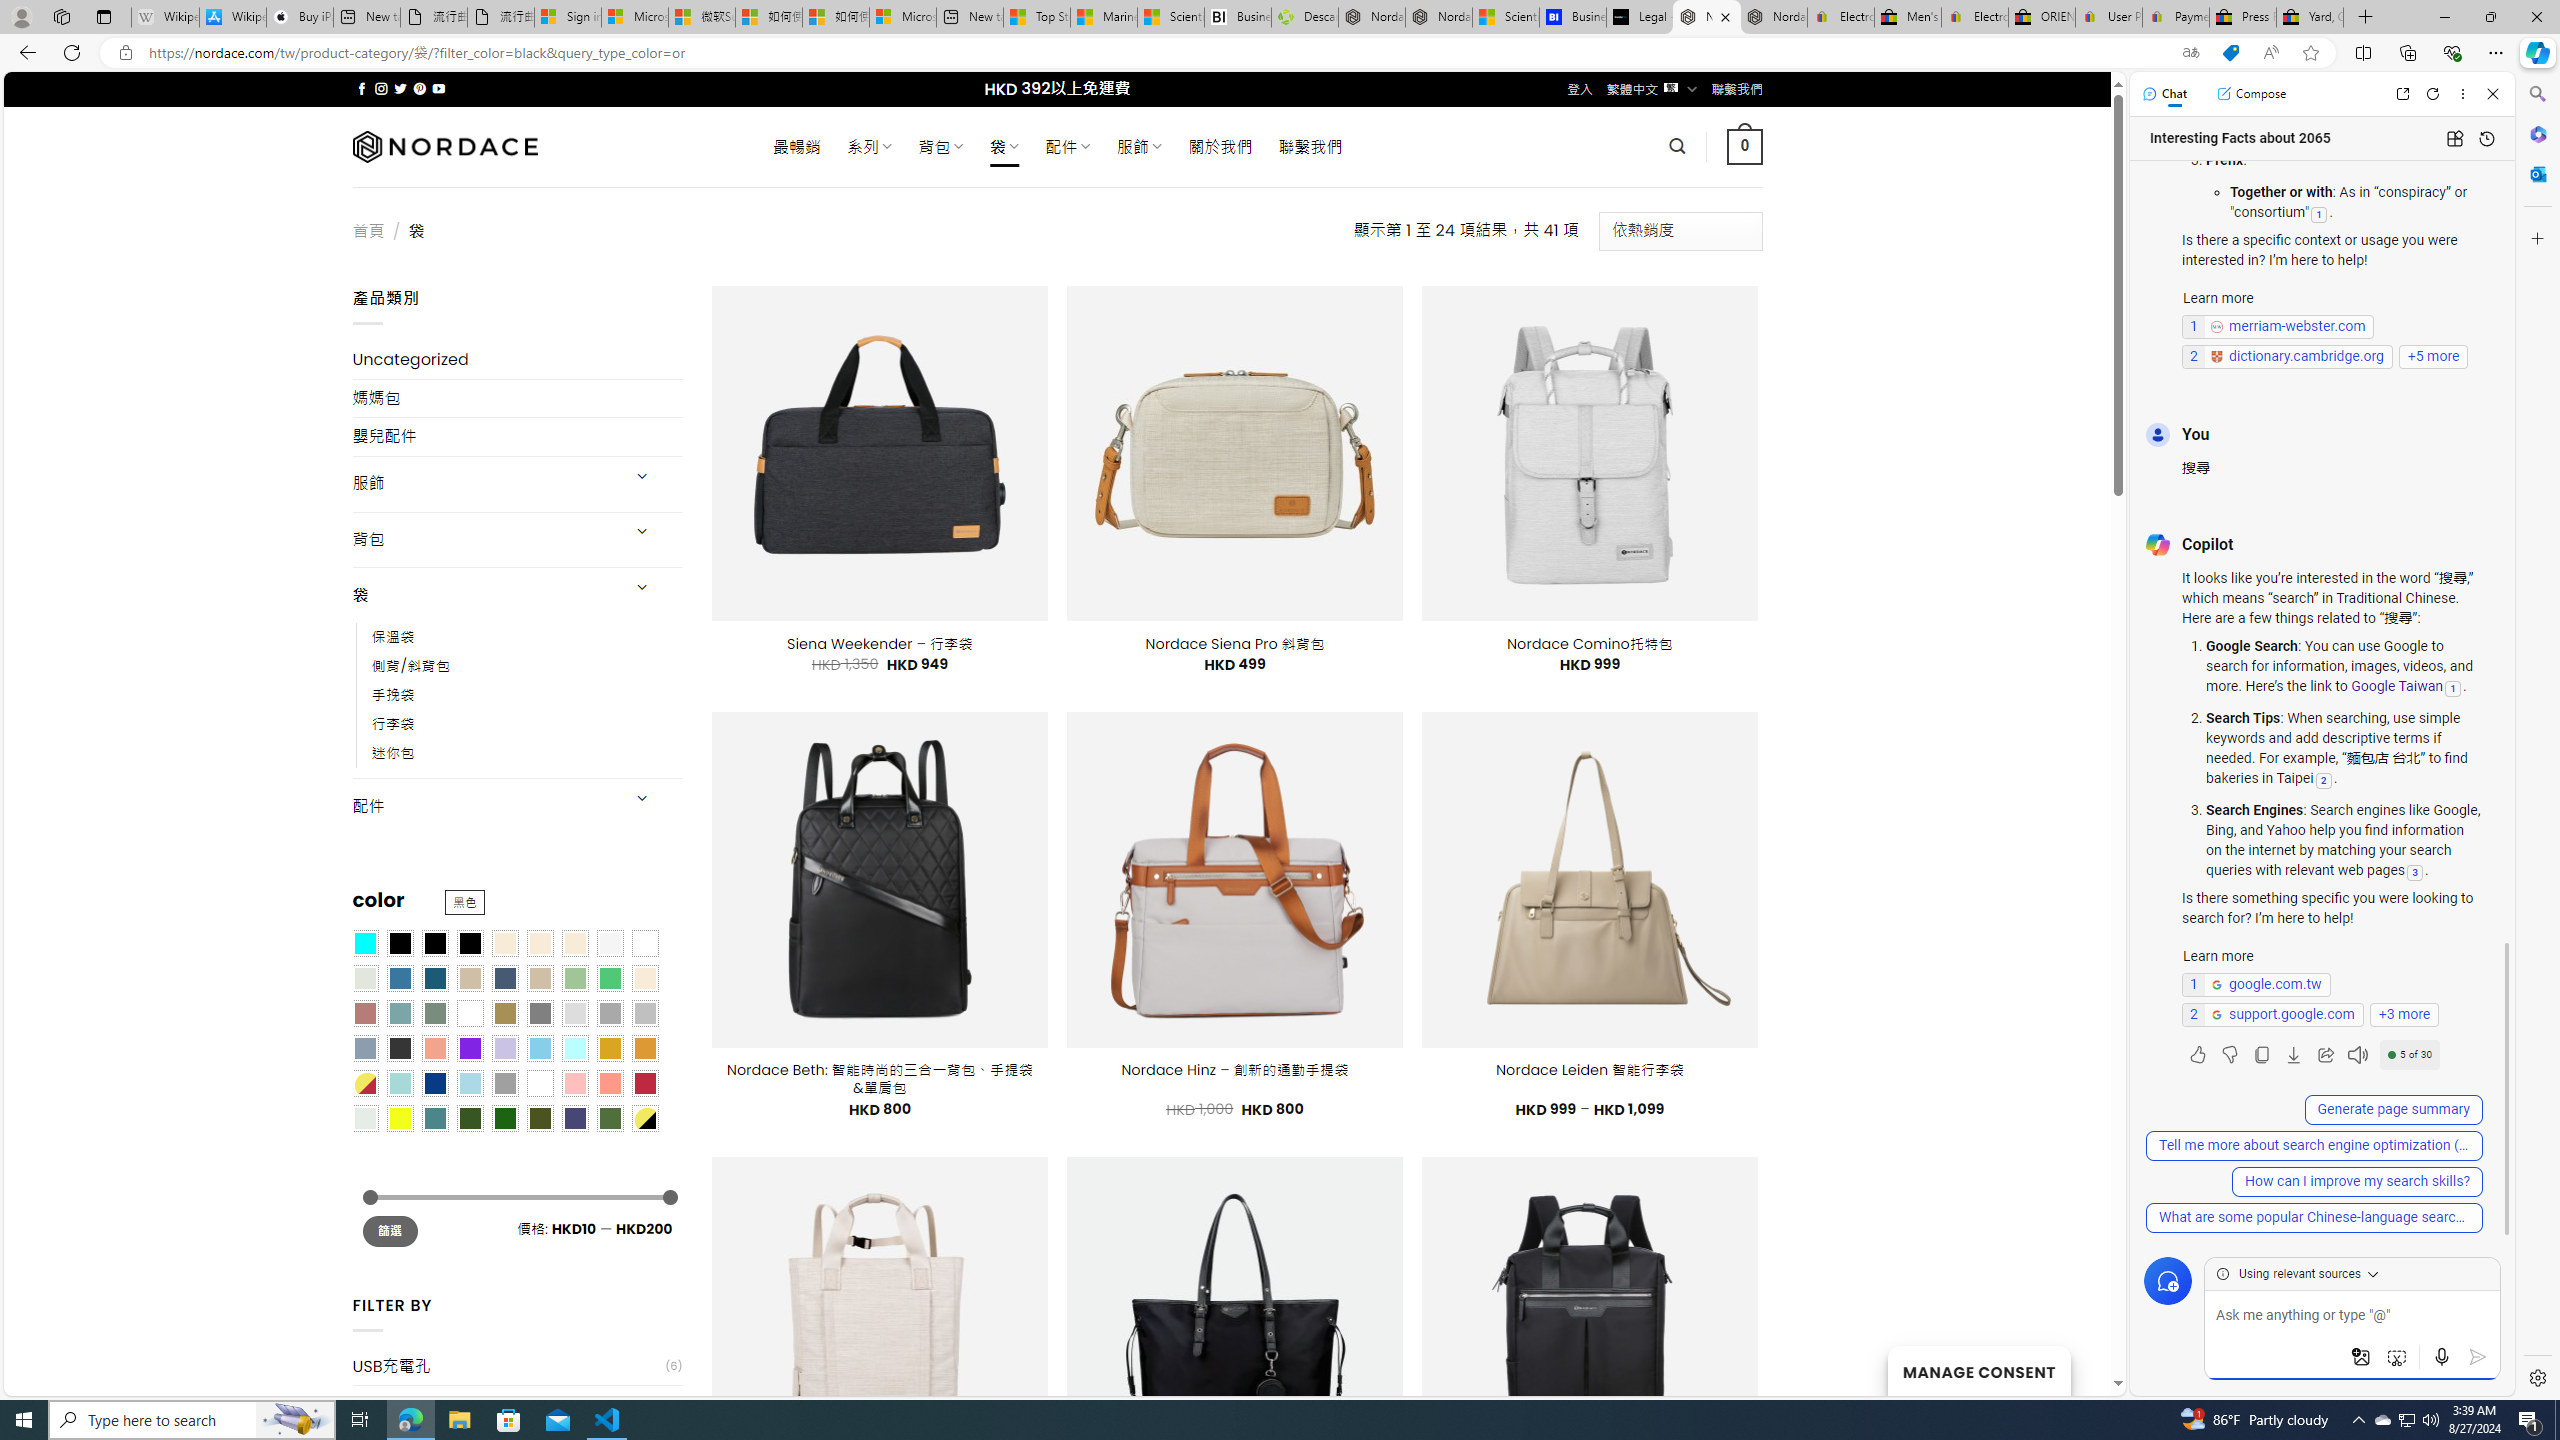 Image resolution: width=2560 pixels, height=1440 pixels. I want to click on 'Uncategorized', so click(517, 360).